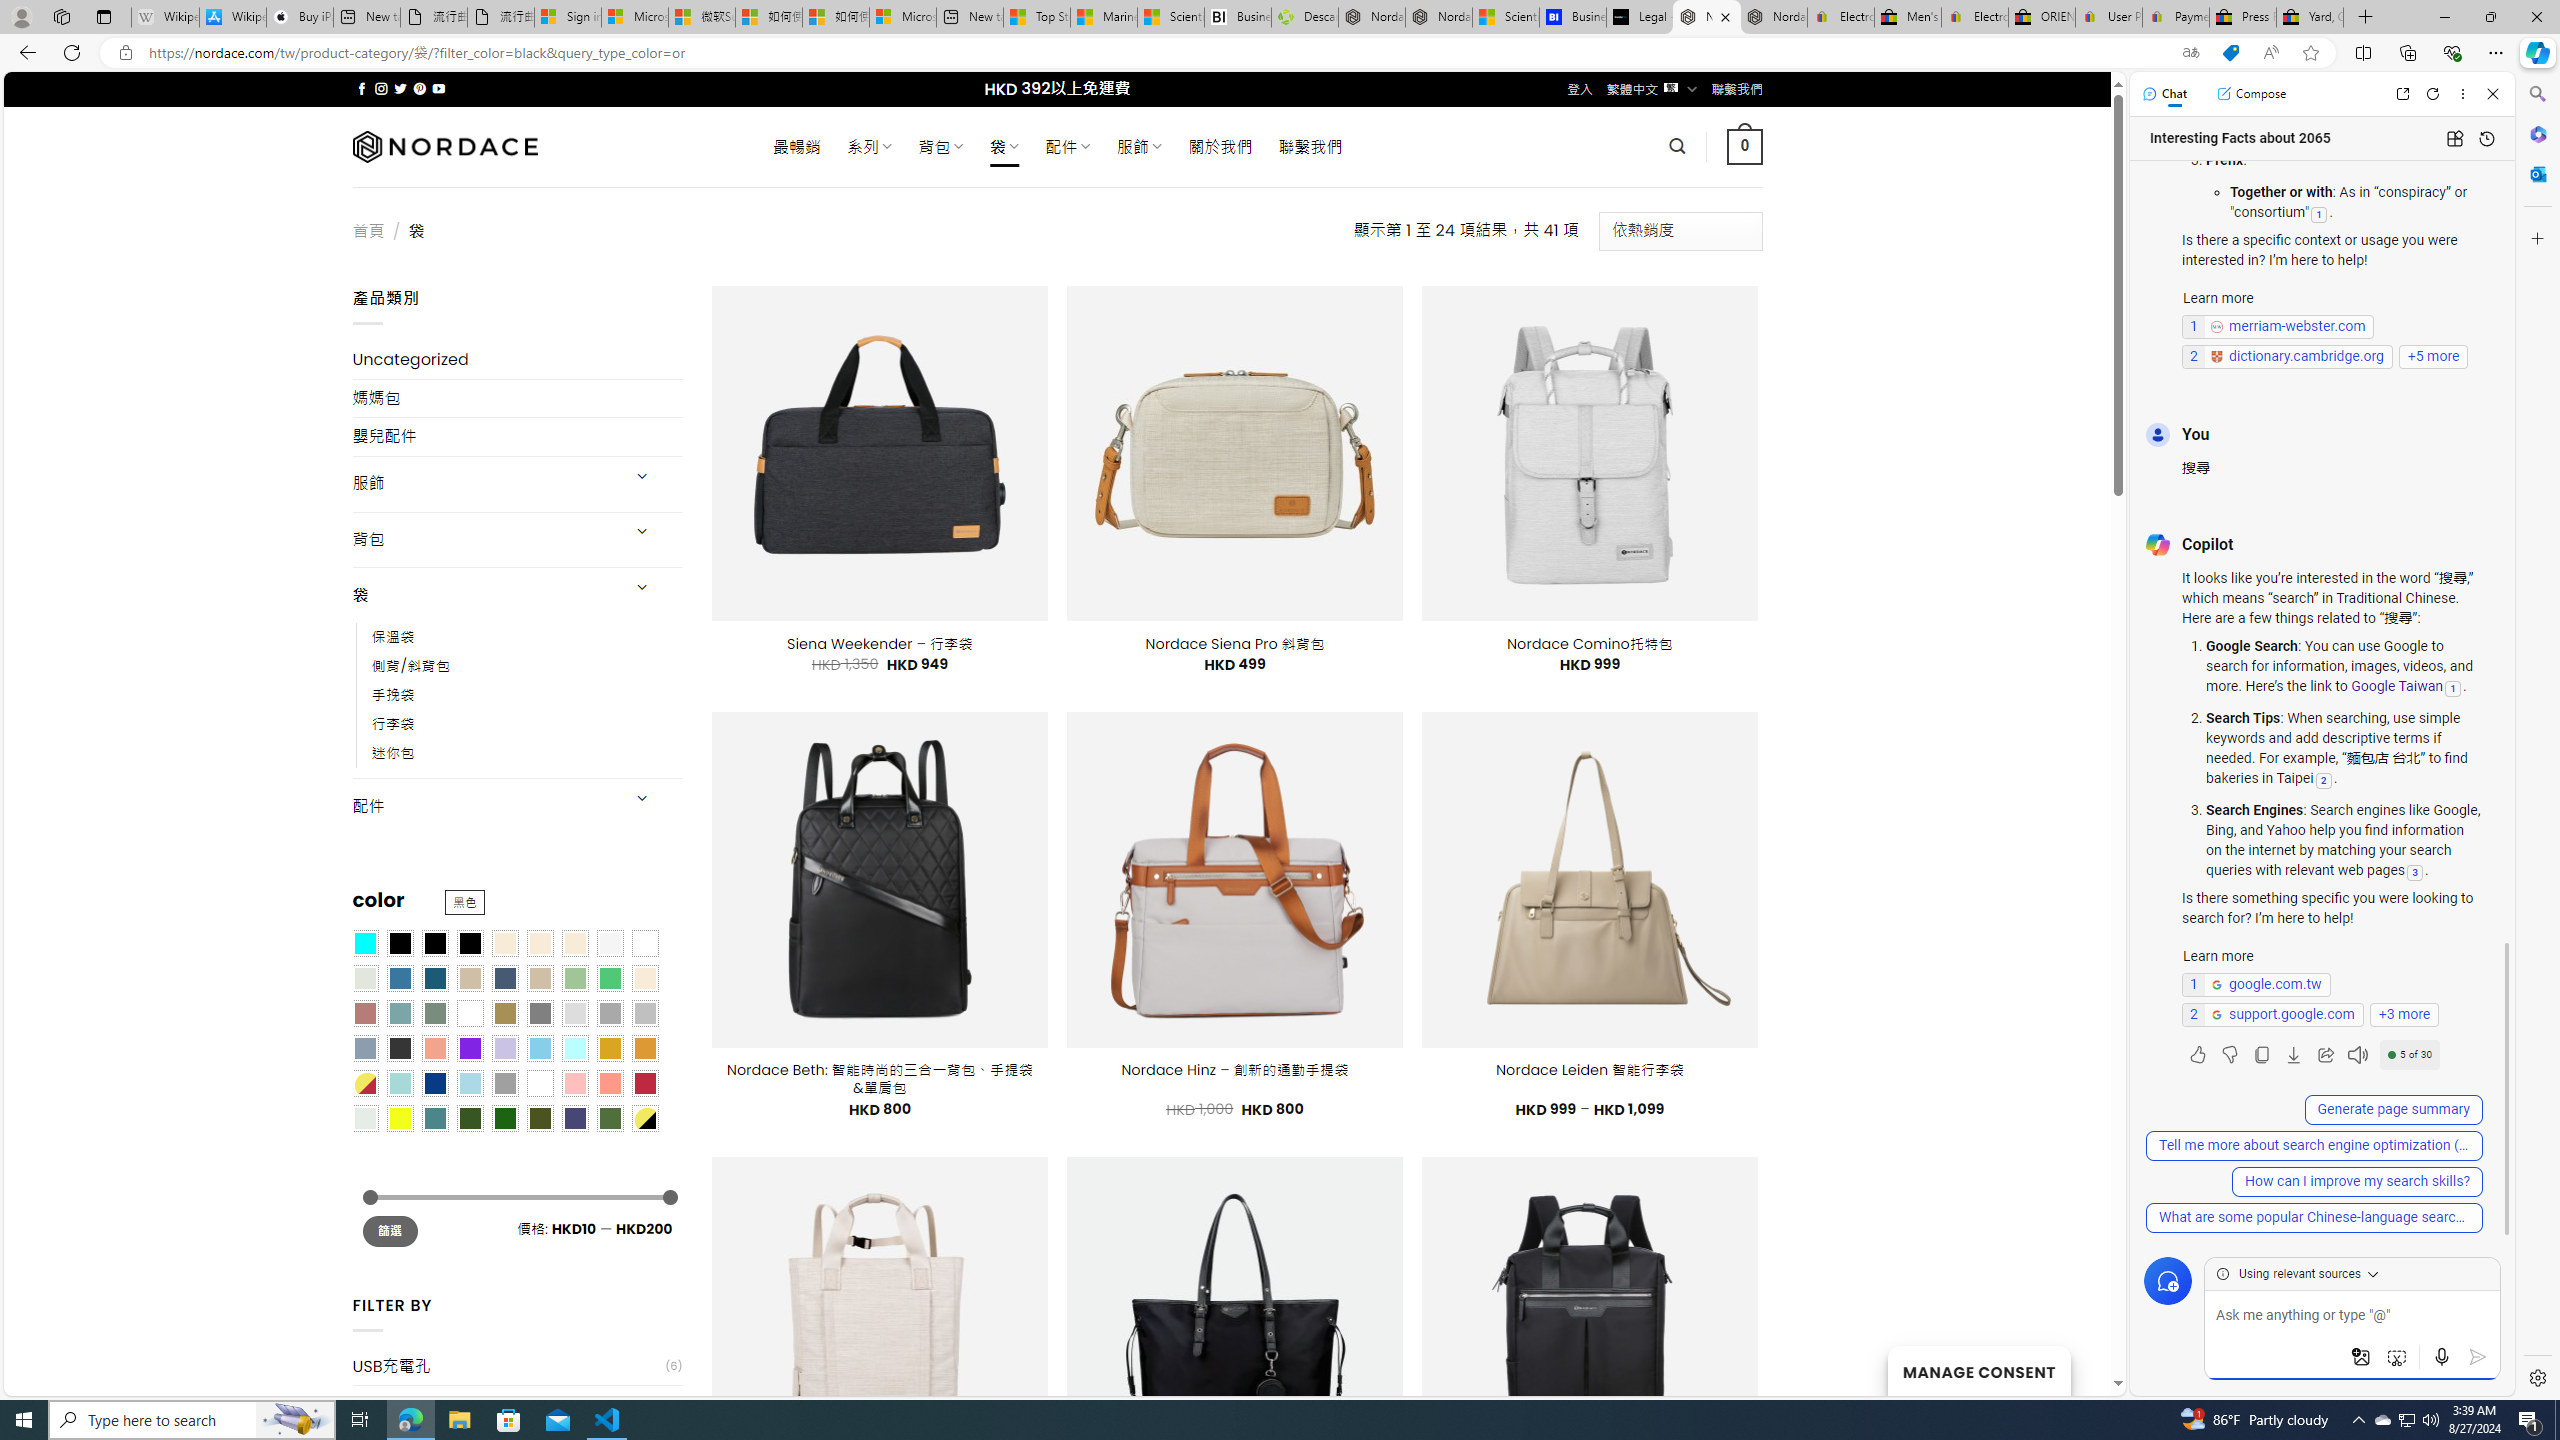 Image resolution: width=2560 pixels, height=1440 pixels. I want to click on 'Uncategorized', so click(517, 360).